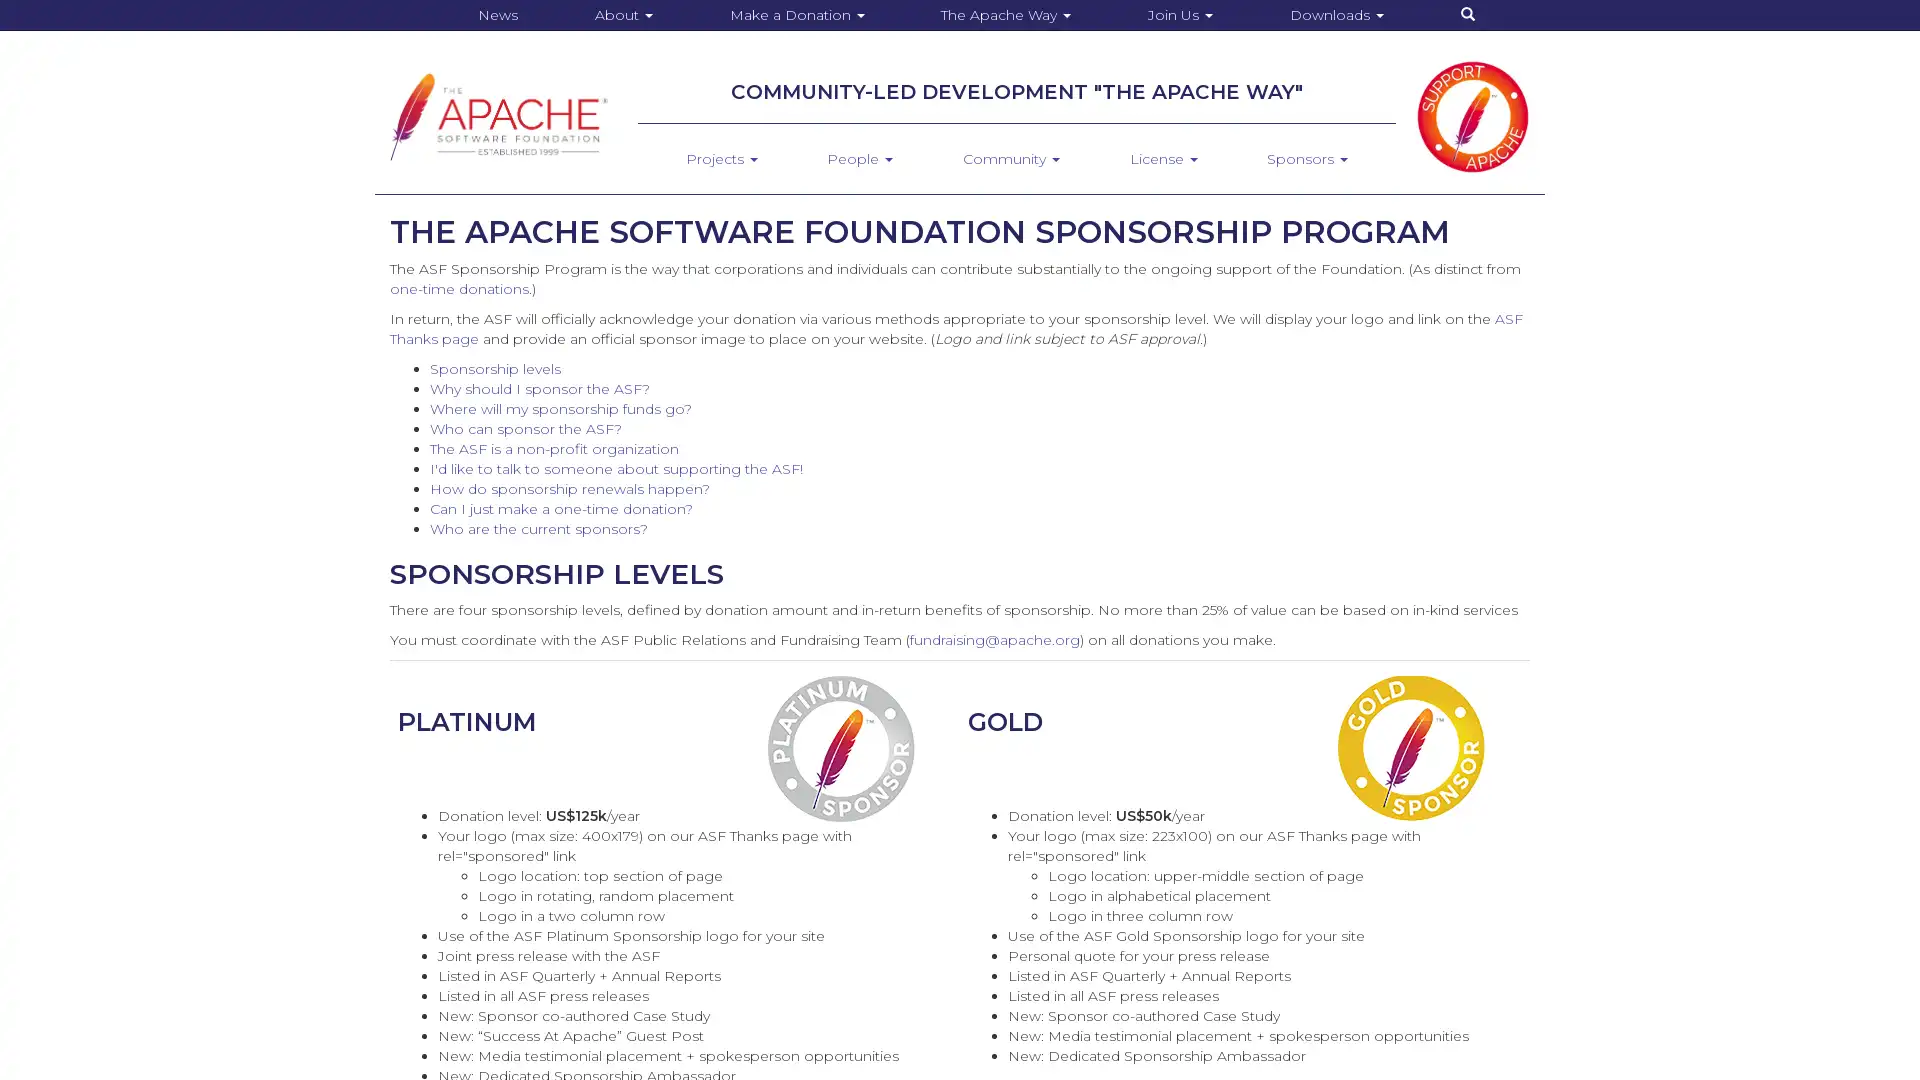  What do you see at coordinates (720, 157) in the screenshot?
I see `Projects` at bounding box center [720, 157].